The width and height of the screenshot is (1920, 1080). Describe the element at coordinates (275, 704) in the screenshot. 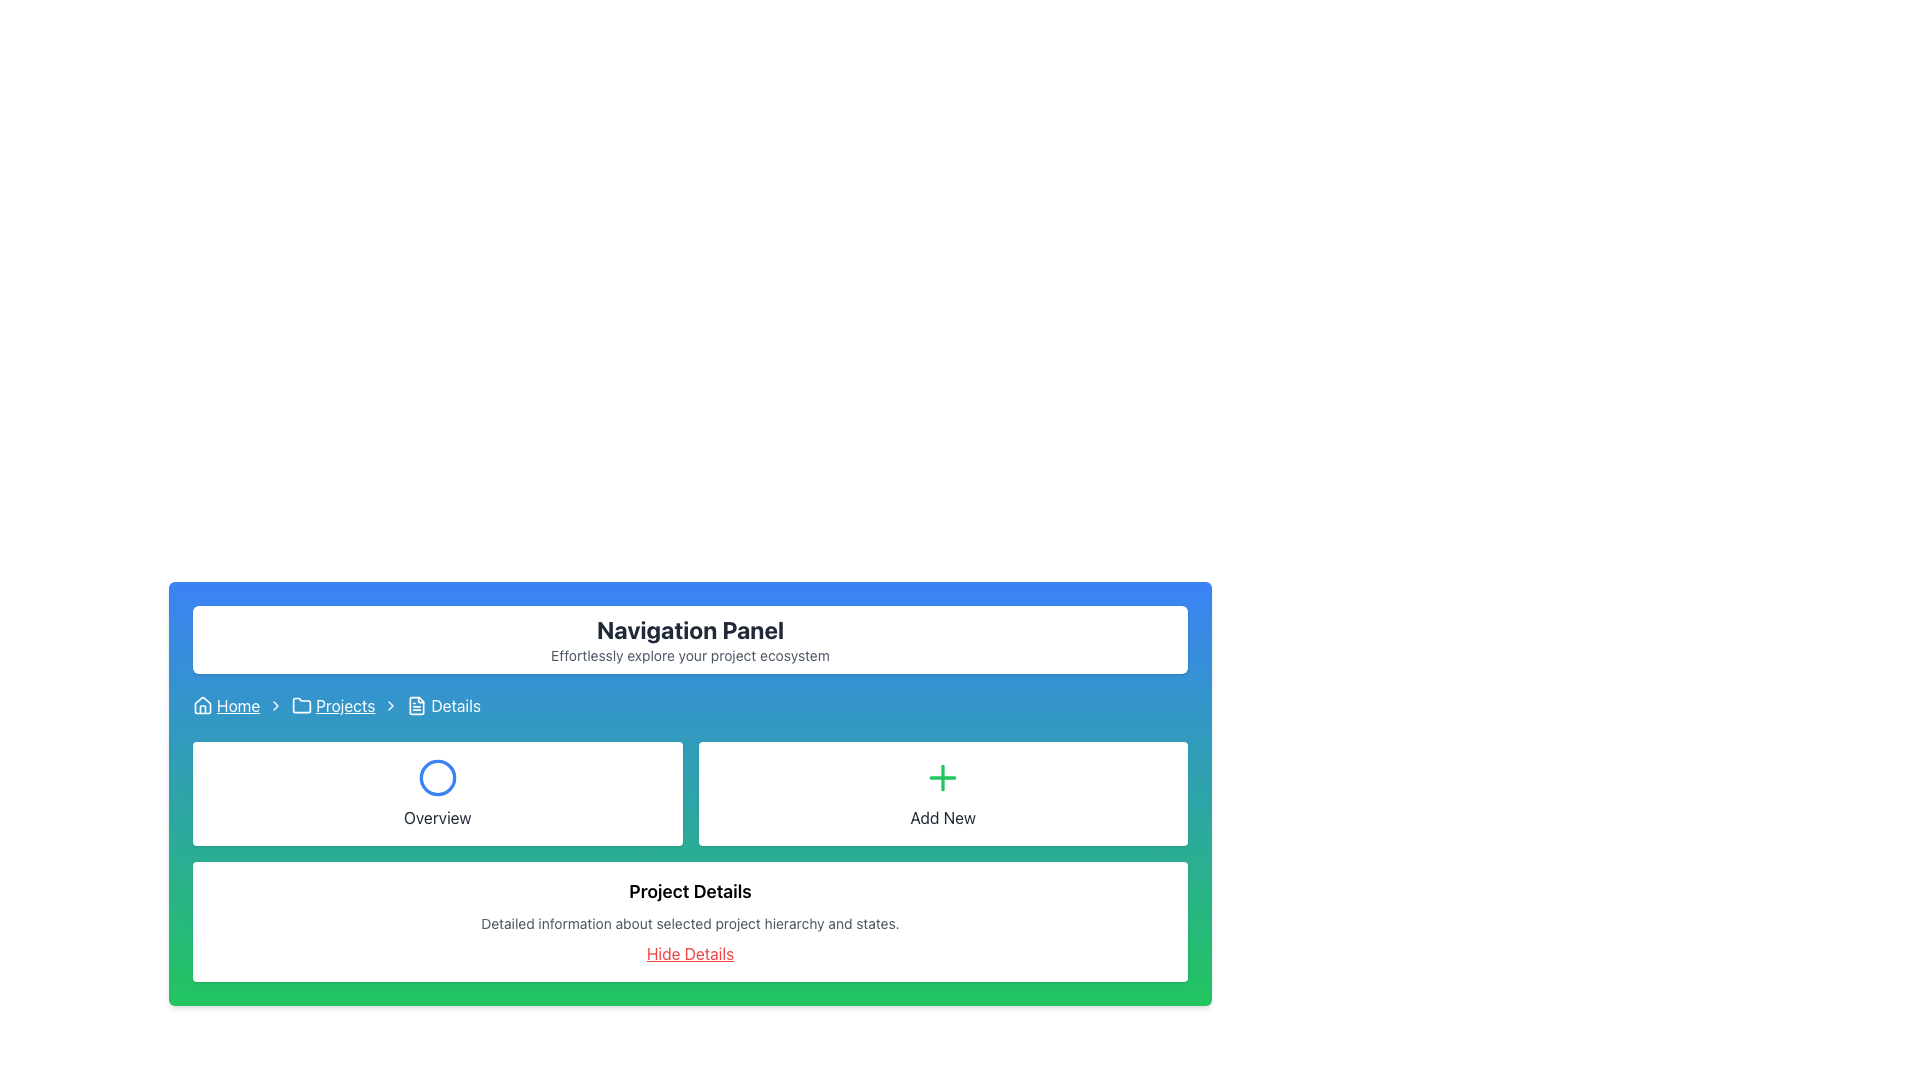

I see `the Chevron icon used as a breadcrumb separator in the breadcrumb navigation bar, located between the 'Home' and 'Projects' links` at that location.